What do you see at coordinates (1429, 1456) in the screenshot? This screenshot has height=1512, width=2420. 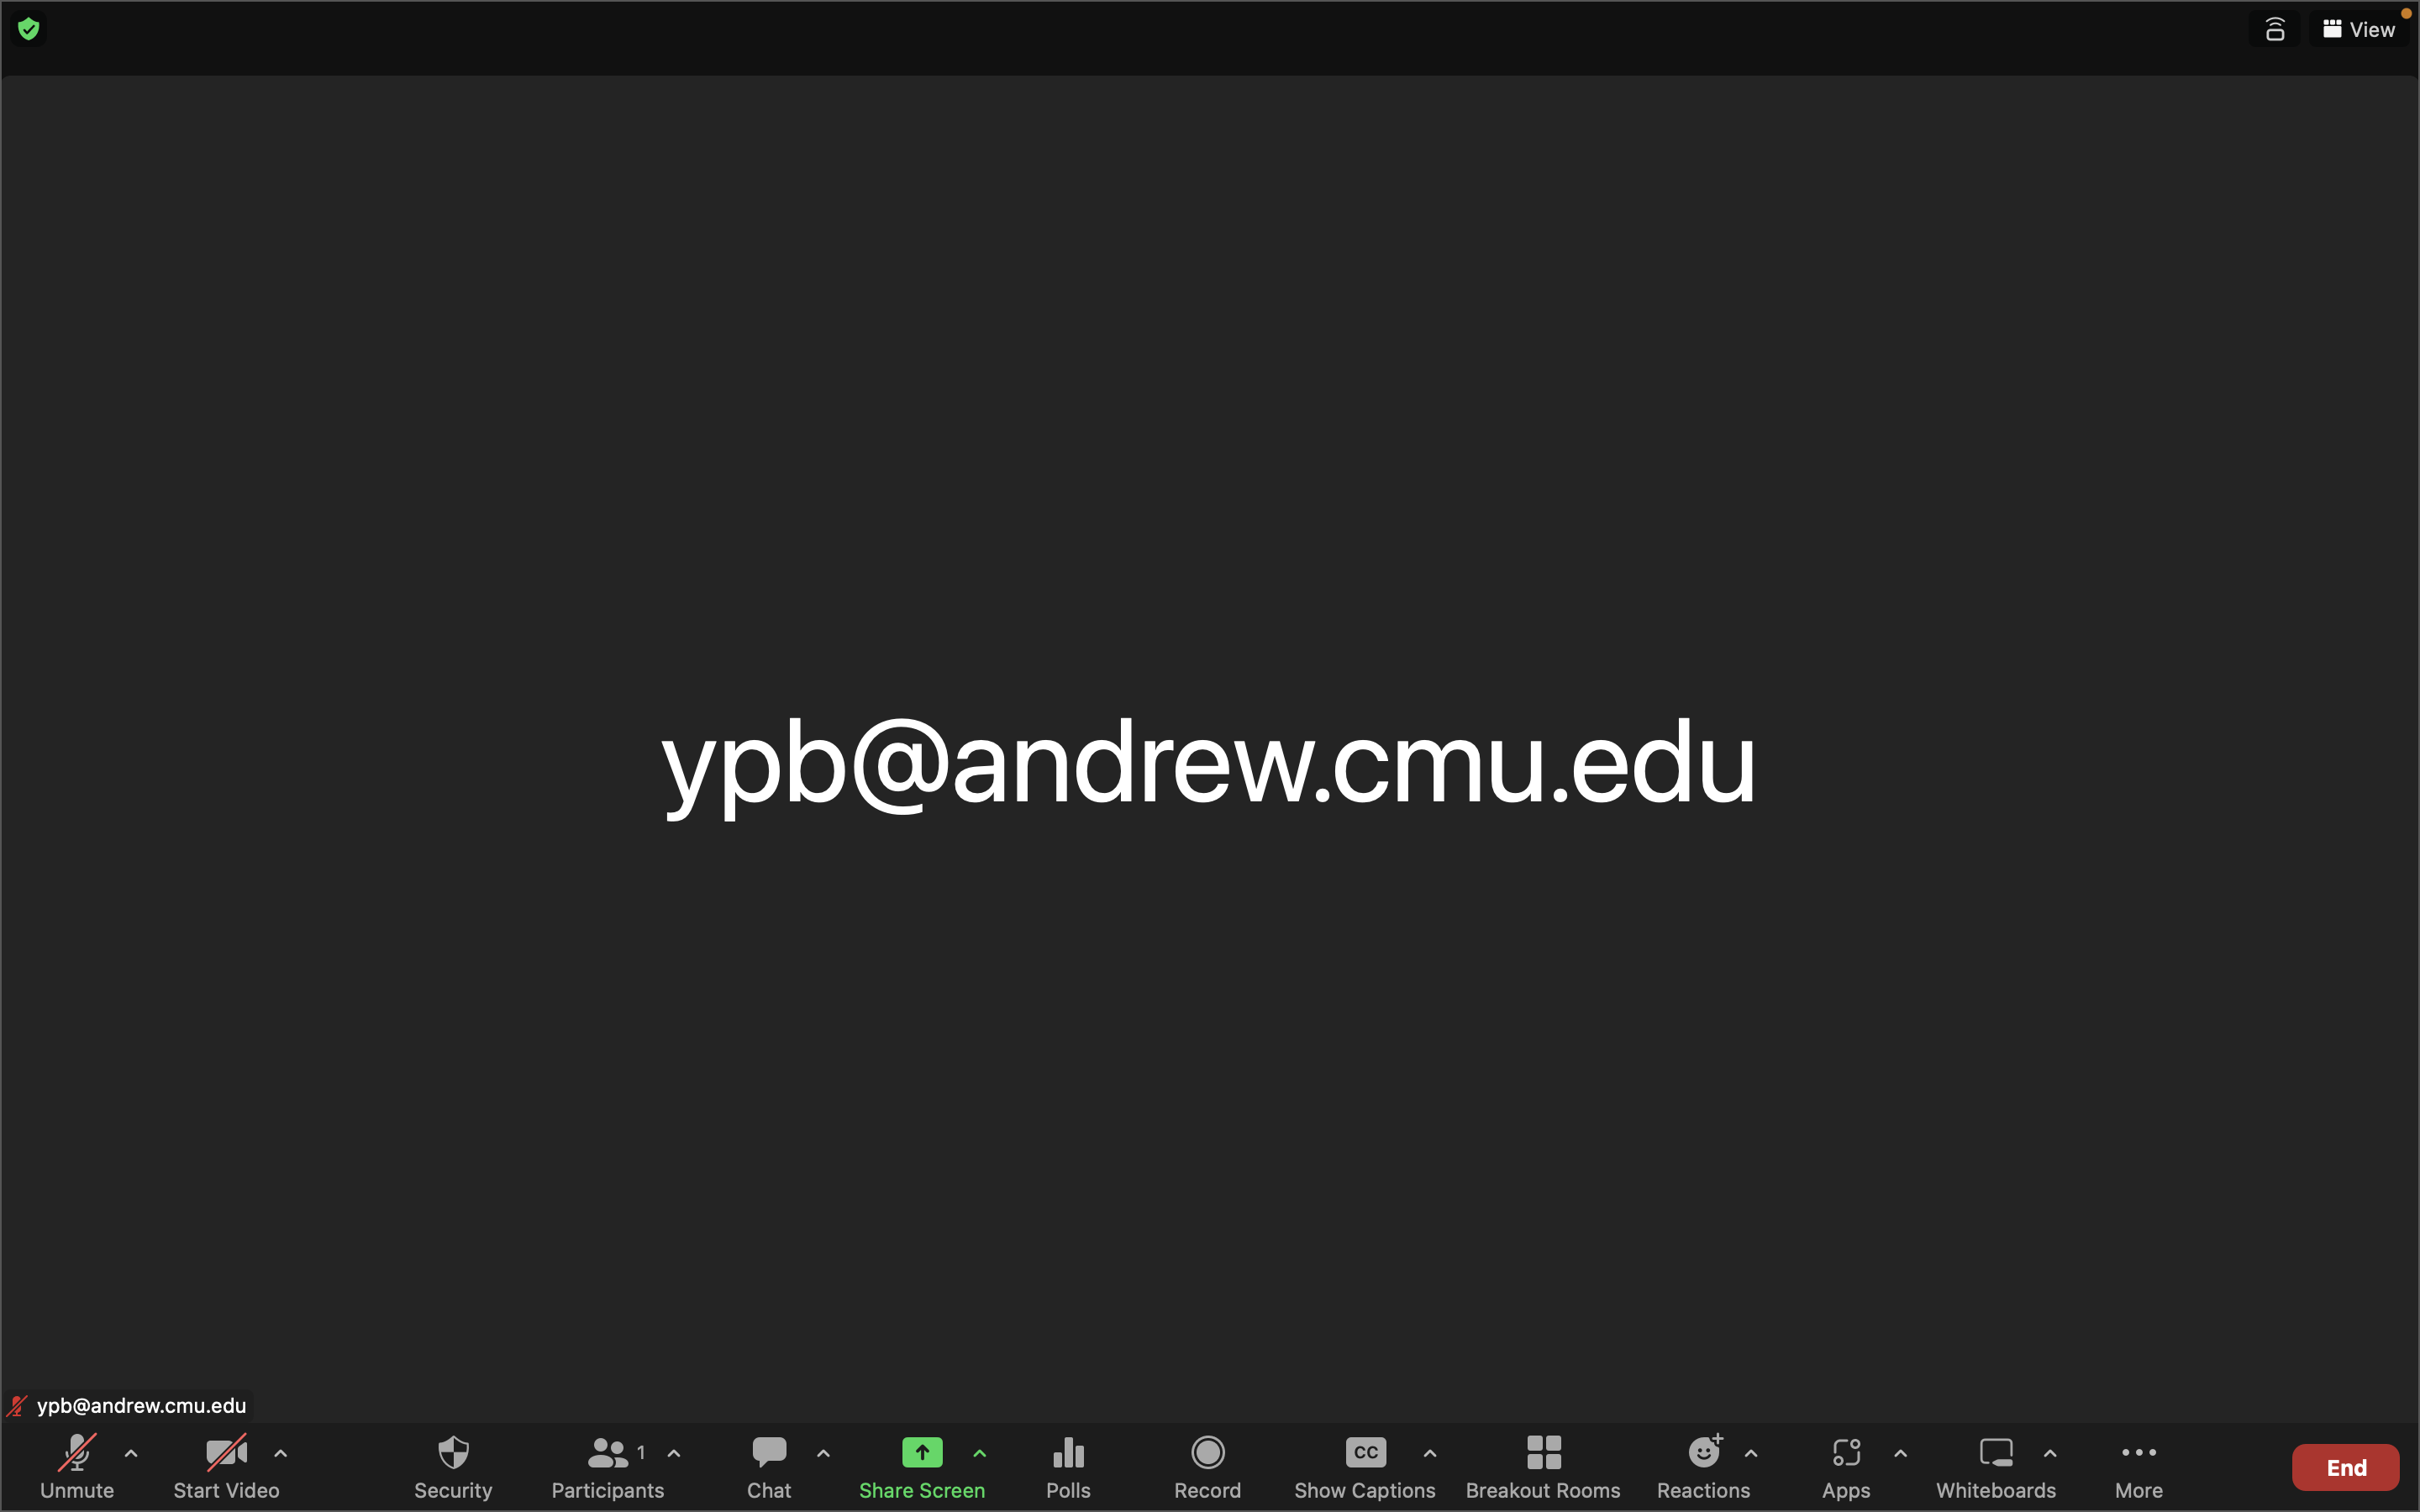 I see `the settings for closed captions` at bounding box center [1429, 1456].